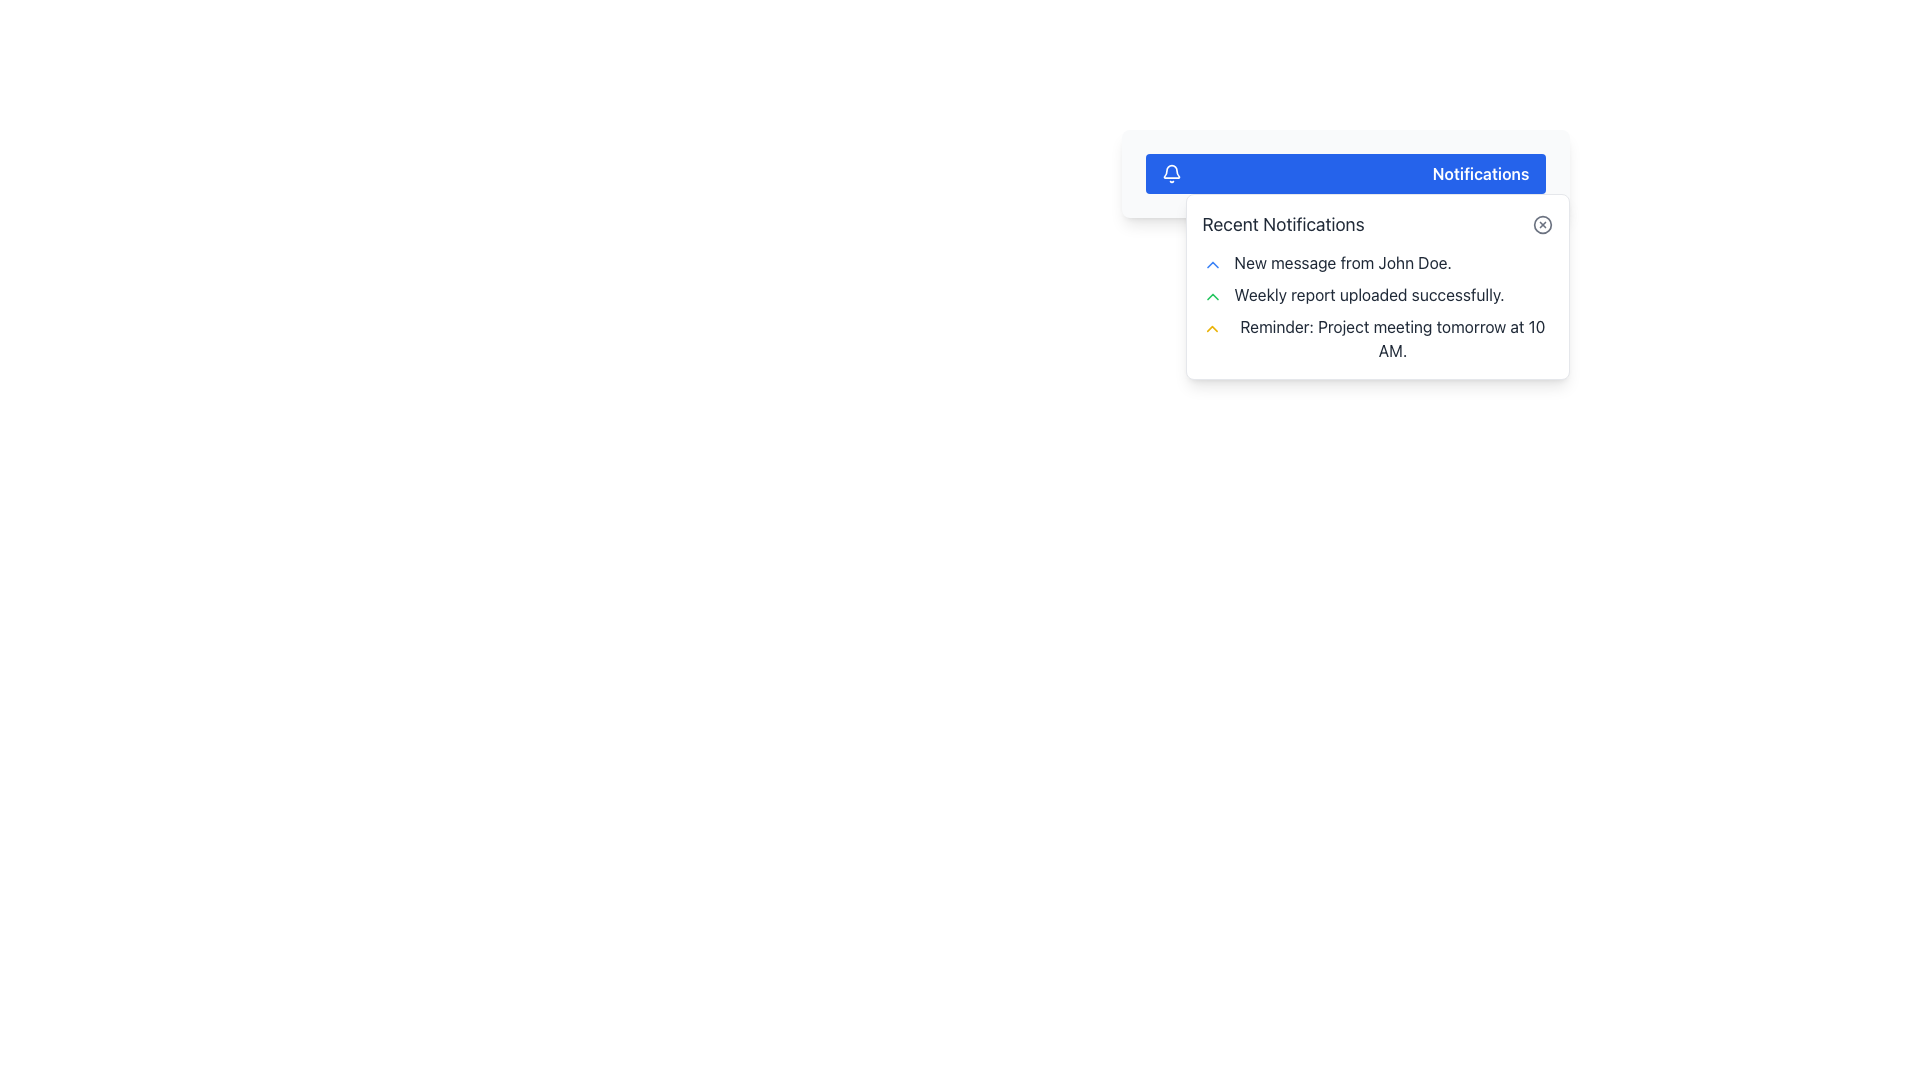 This screenshot has height=1080, width=1920. What do you see at coordinates (1391, 338) in the screenshot?
I see `message from the third notification text label in the dropdown menu, which informs about a meeting scheduled for the next day at 10 AM` at bounding box center [1391, 338].